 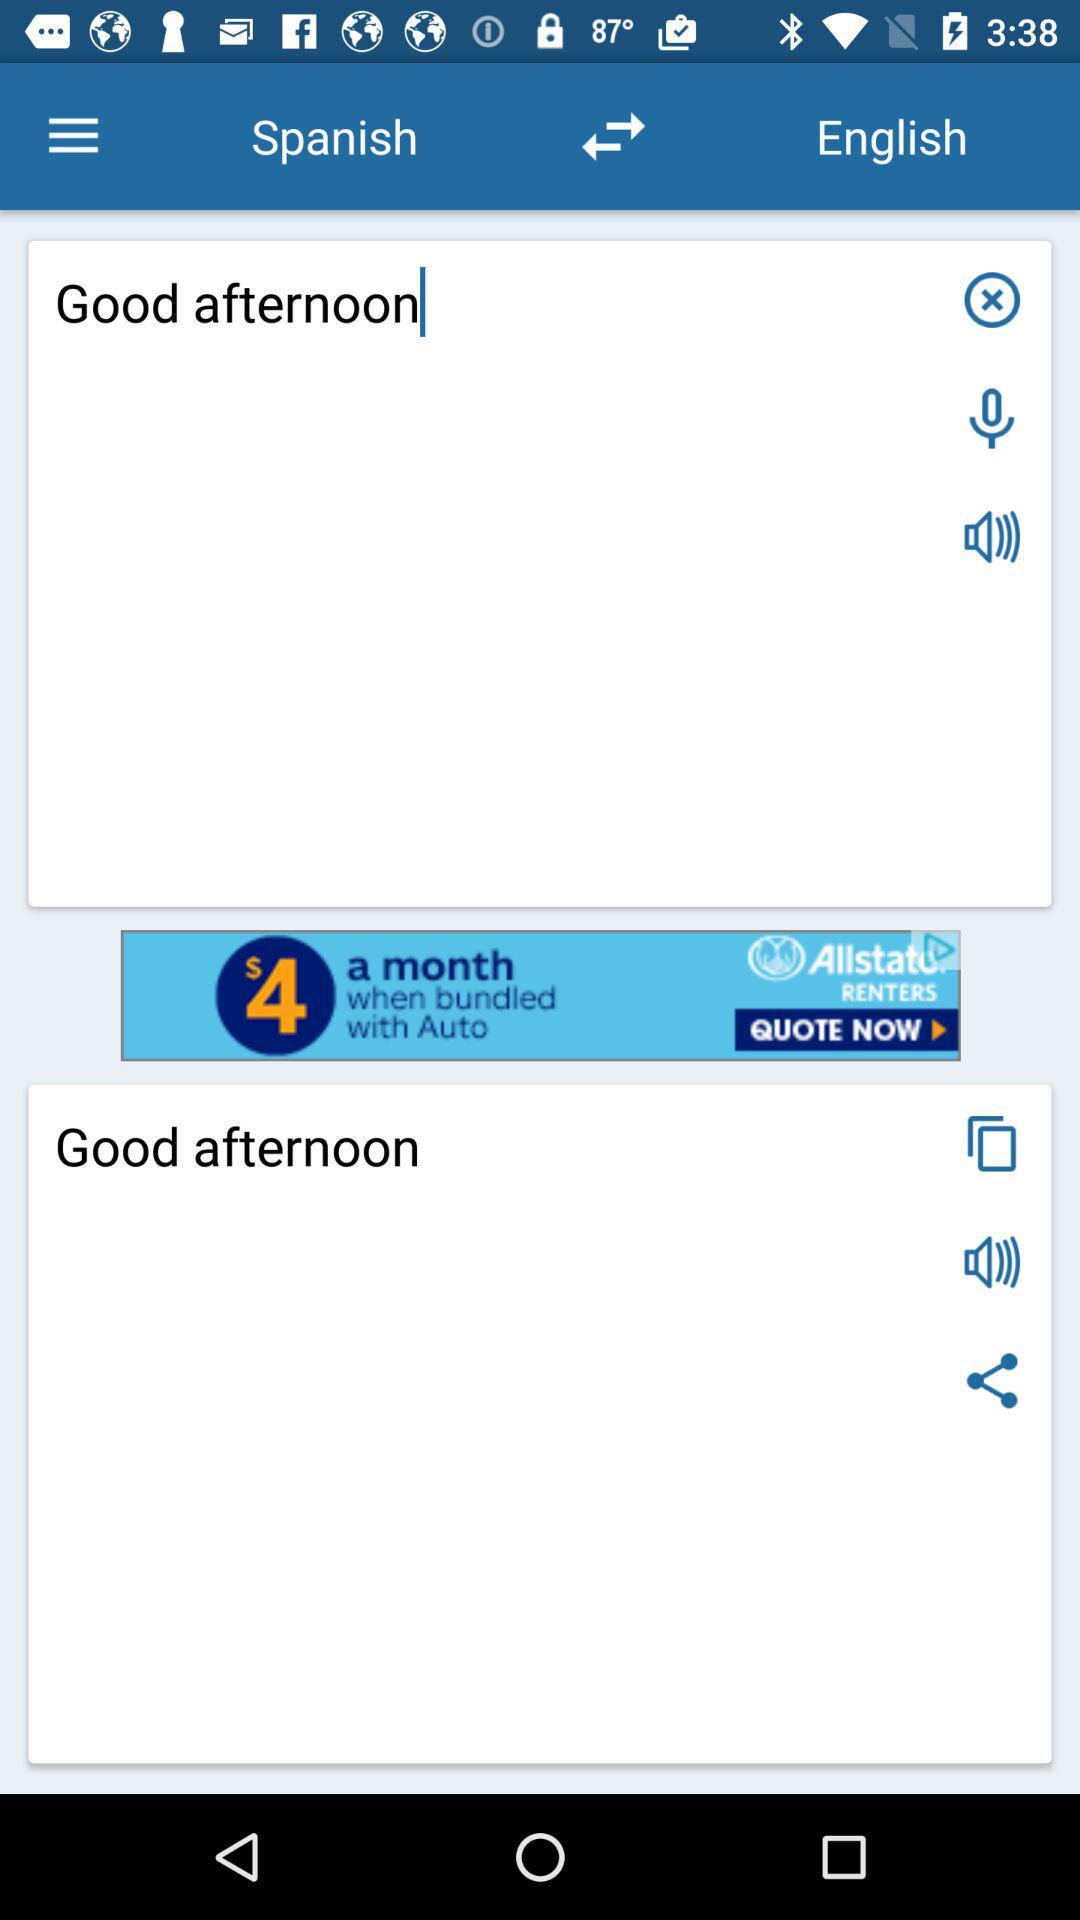 What do you see at coordinates (540, 995) in the screenshot?
I see `open allstate renters advertisement` at bounding box center [540, 995].